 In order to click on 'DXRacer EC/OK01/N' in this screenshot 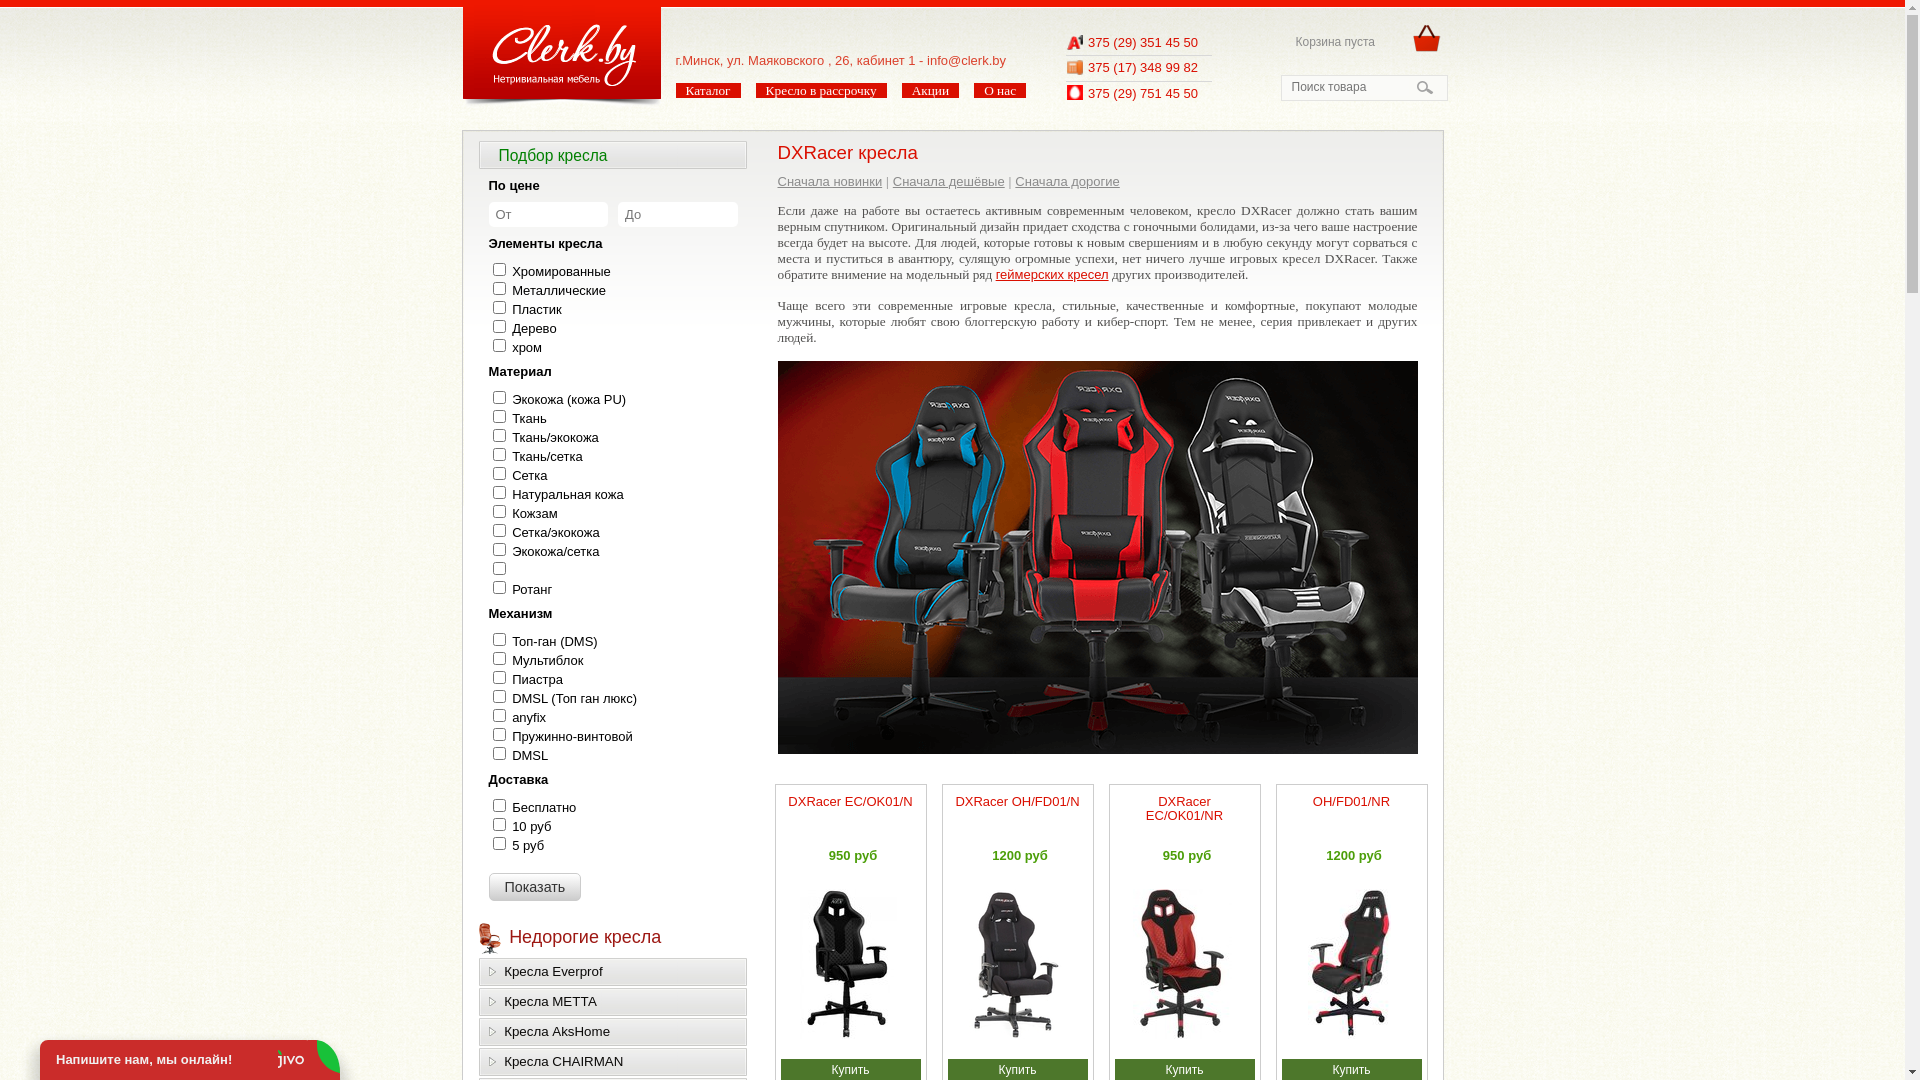, I will do `click(786, 800)`.